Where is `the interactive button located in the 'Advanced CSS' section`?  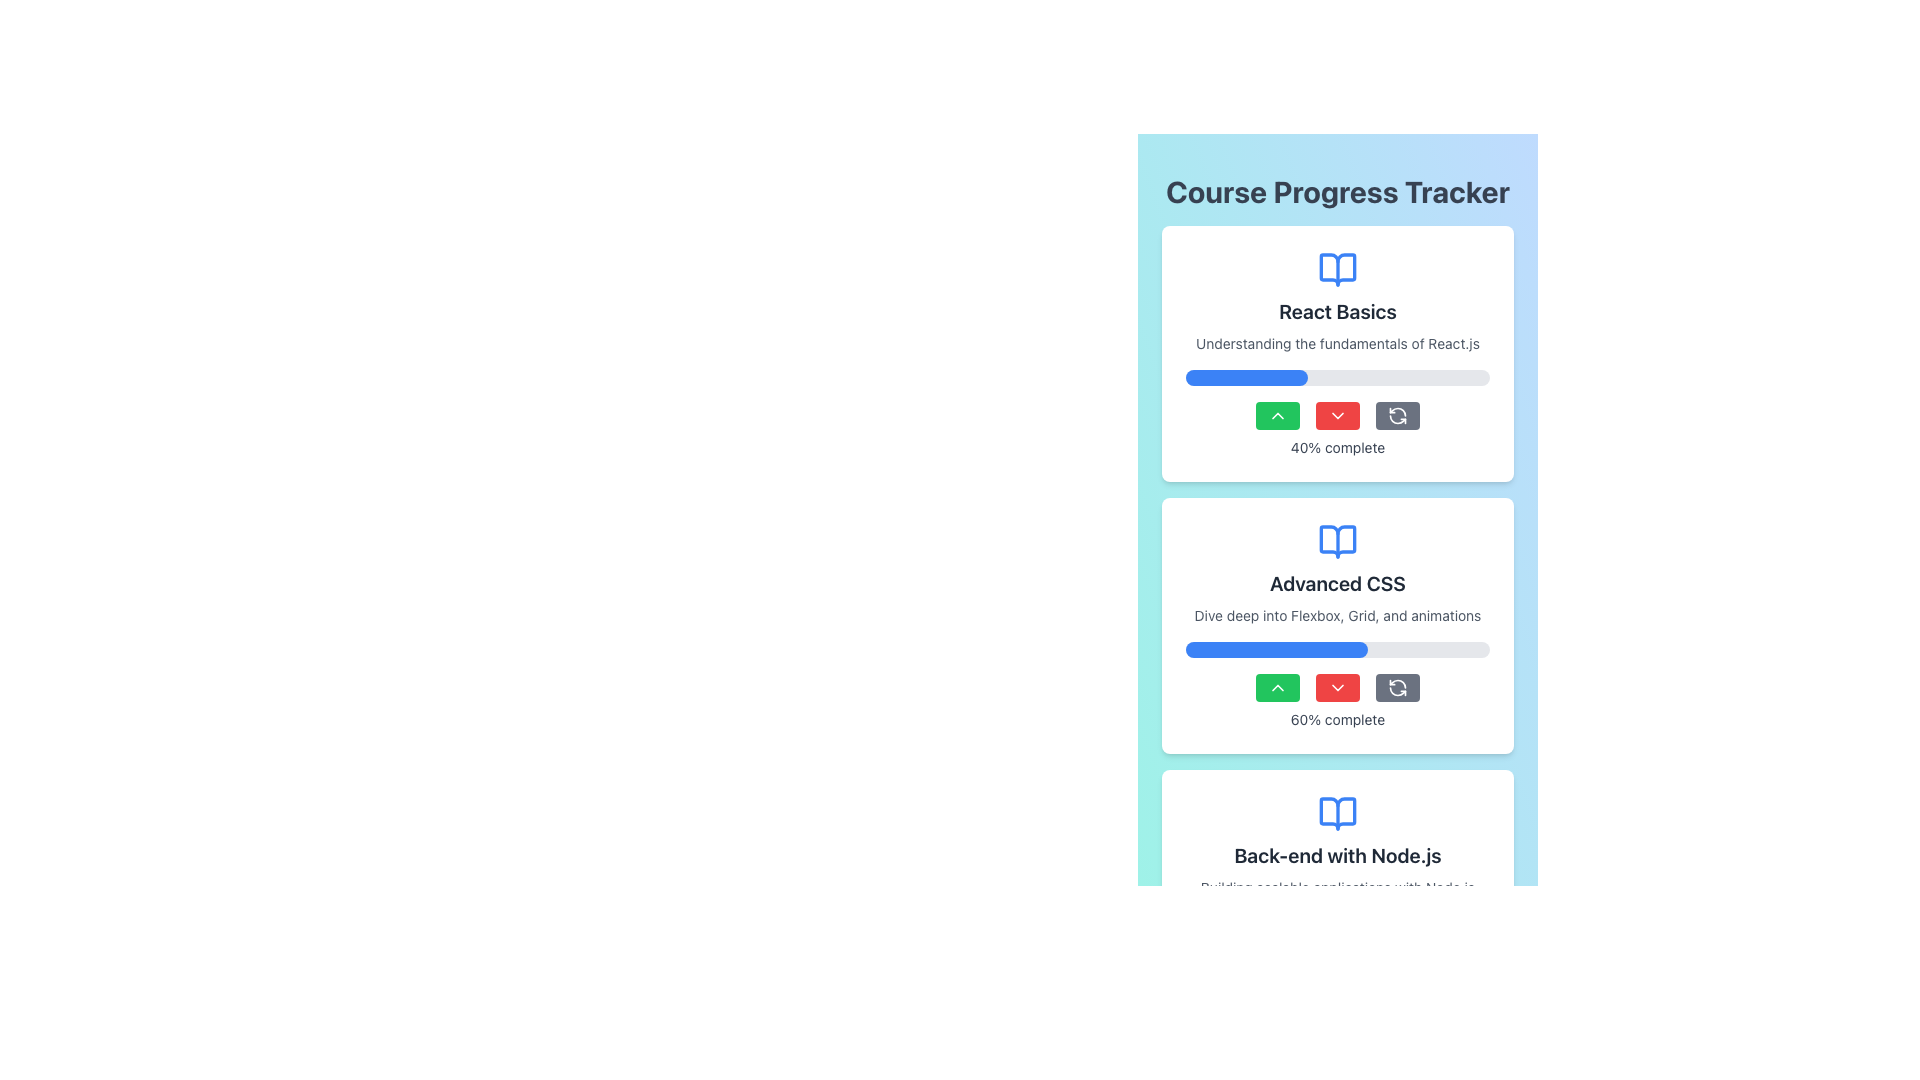
the interactive button located in the 'Advanced CSS' section is located at coordinates (1276, 686).